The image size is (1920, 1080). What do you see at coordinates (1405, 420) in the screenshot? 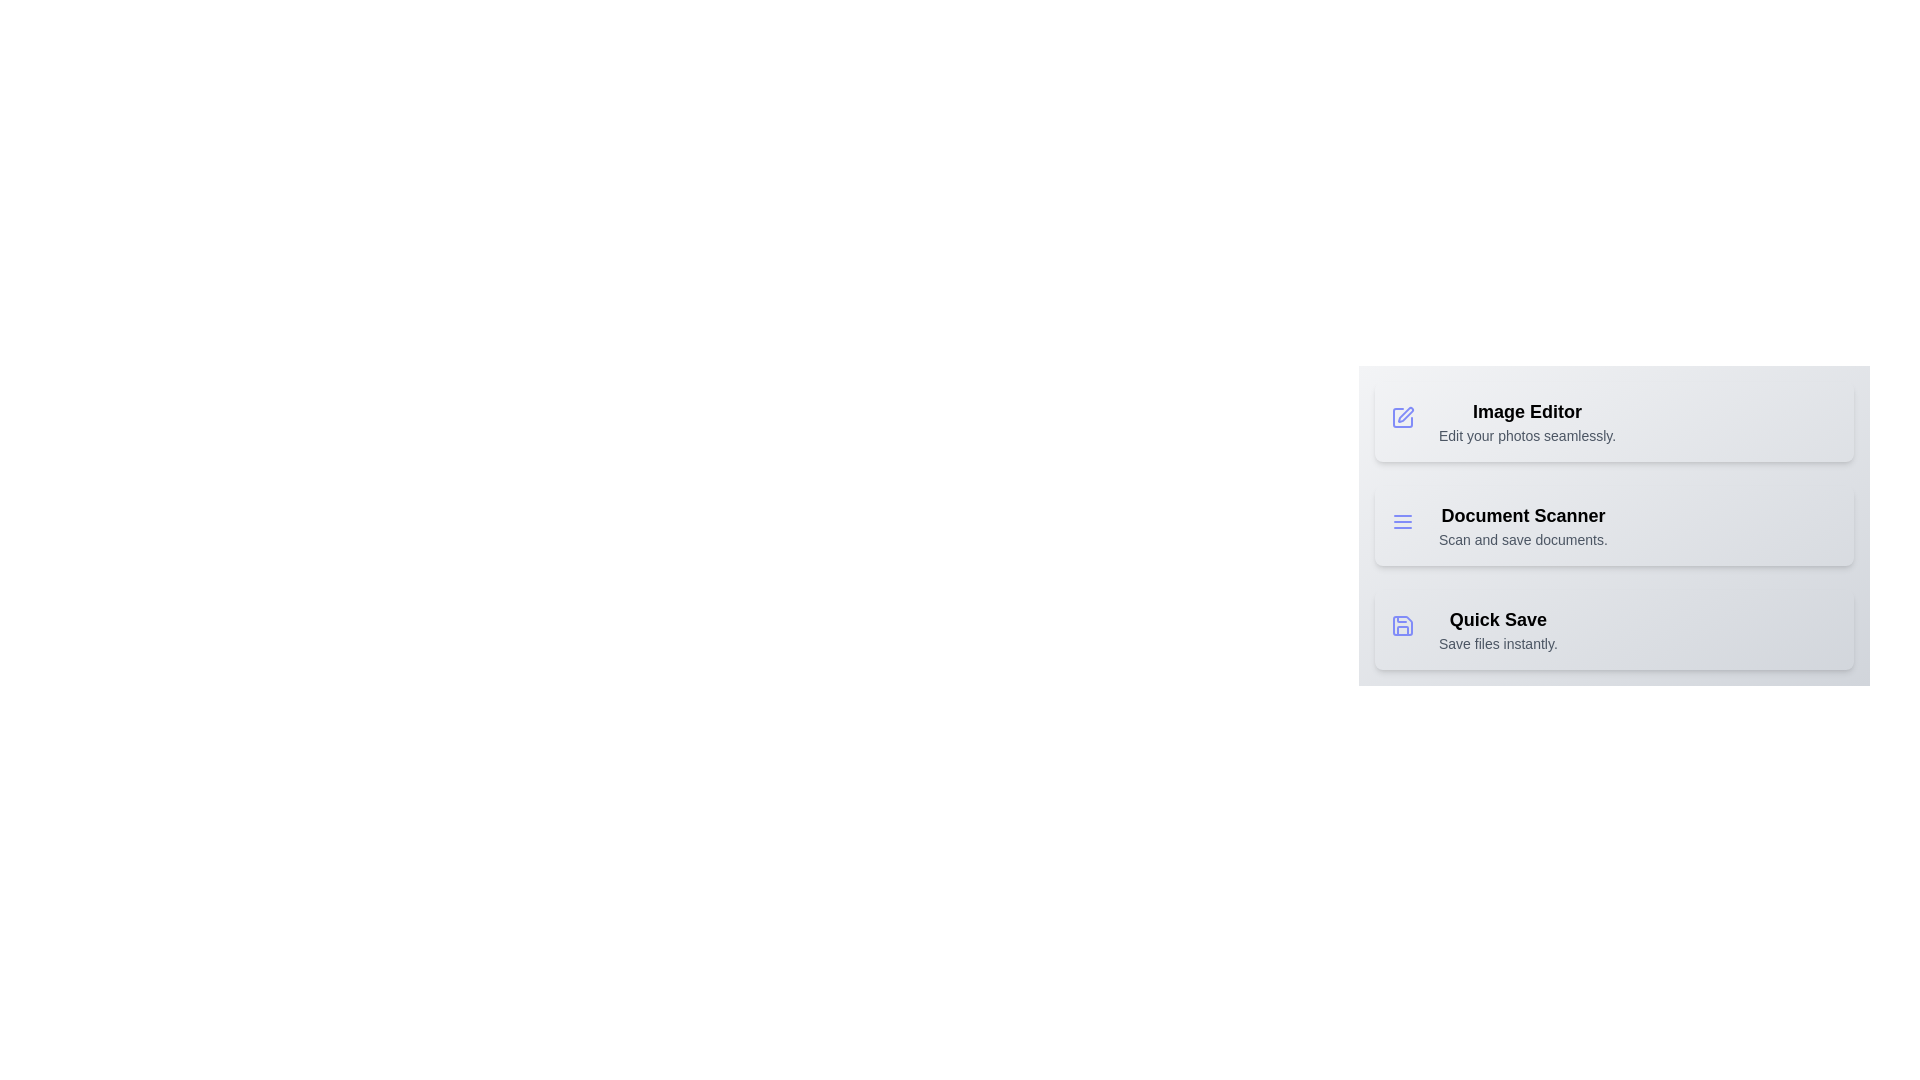
I see `the icon of the item Image Editor to examine it` at bounding box center [1405, 420].